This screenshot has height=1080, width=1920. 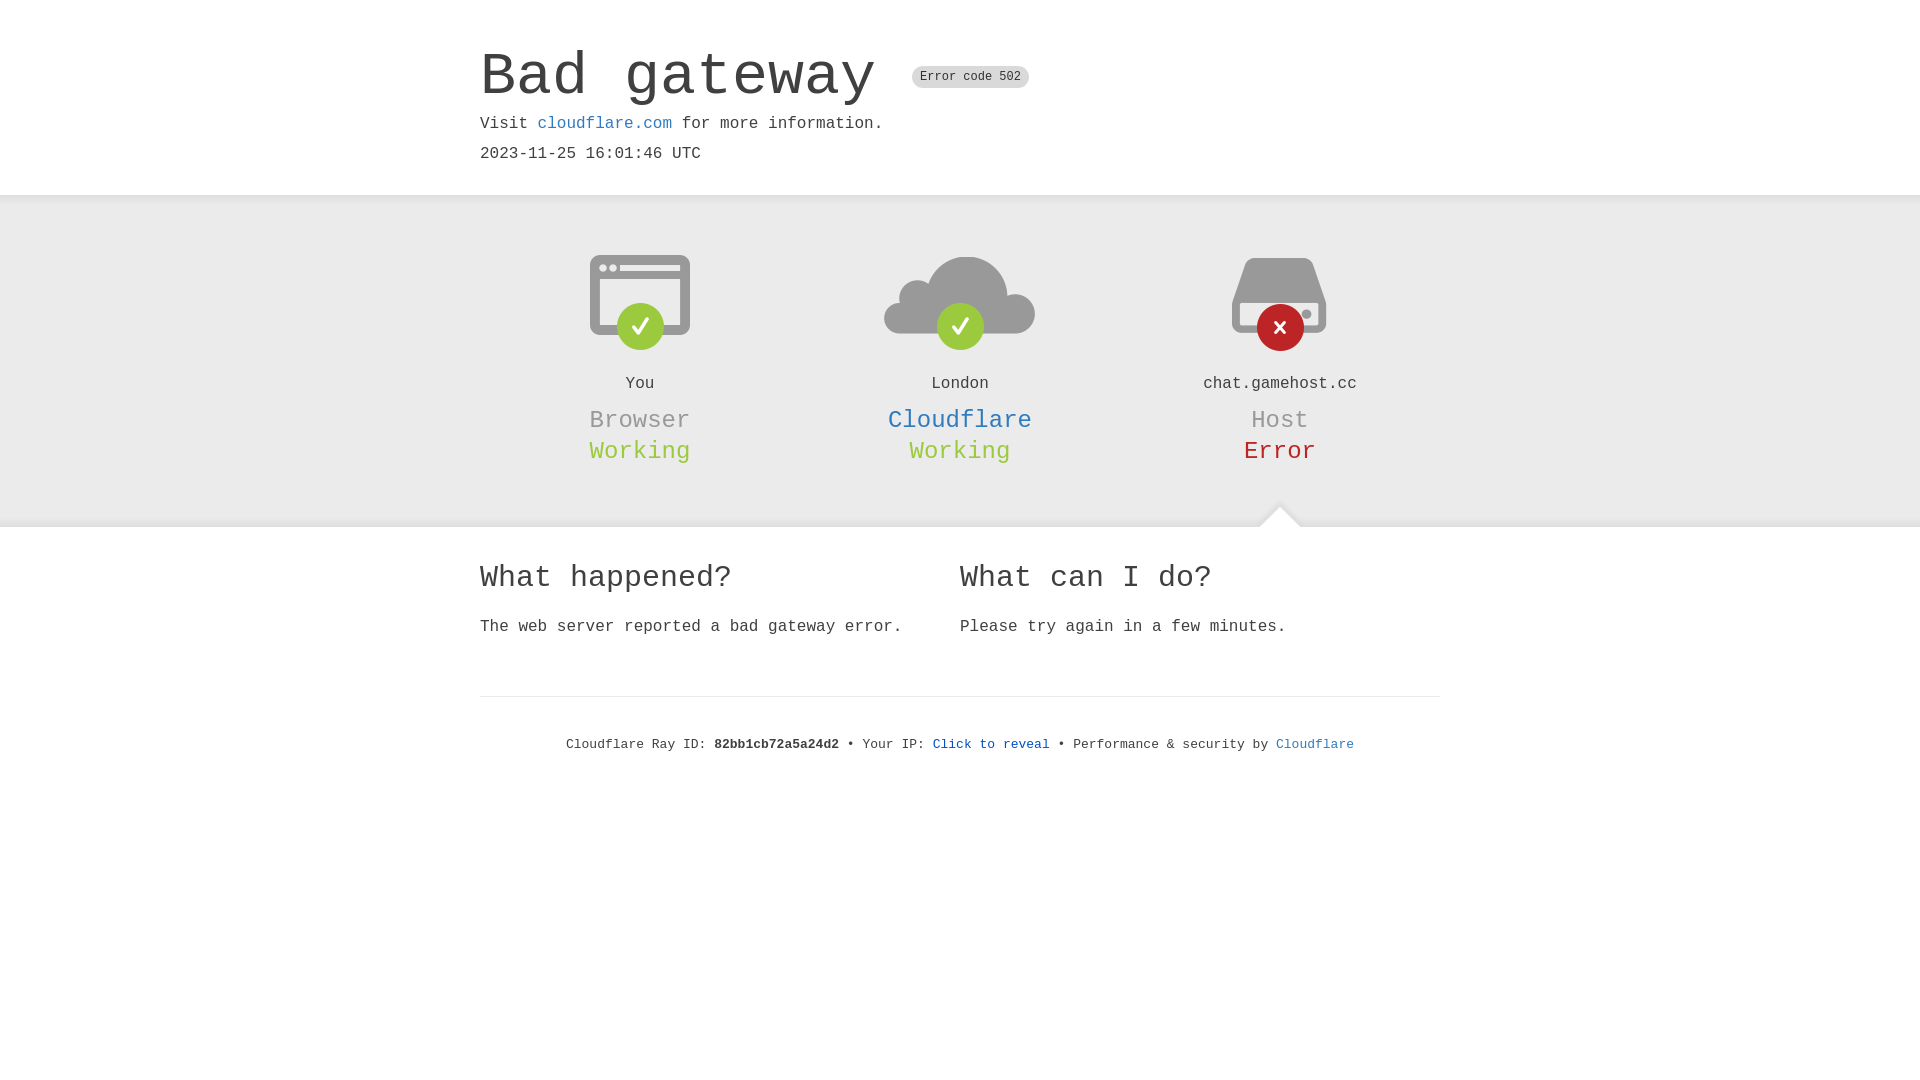 I want to click on 'Click to reveal', so click(x=991, y=744).